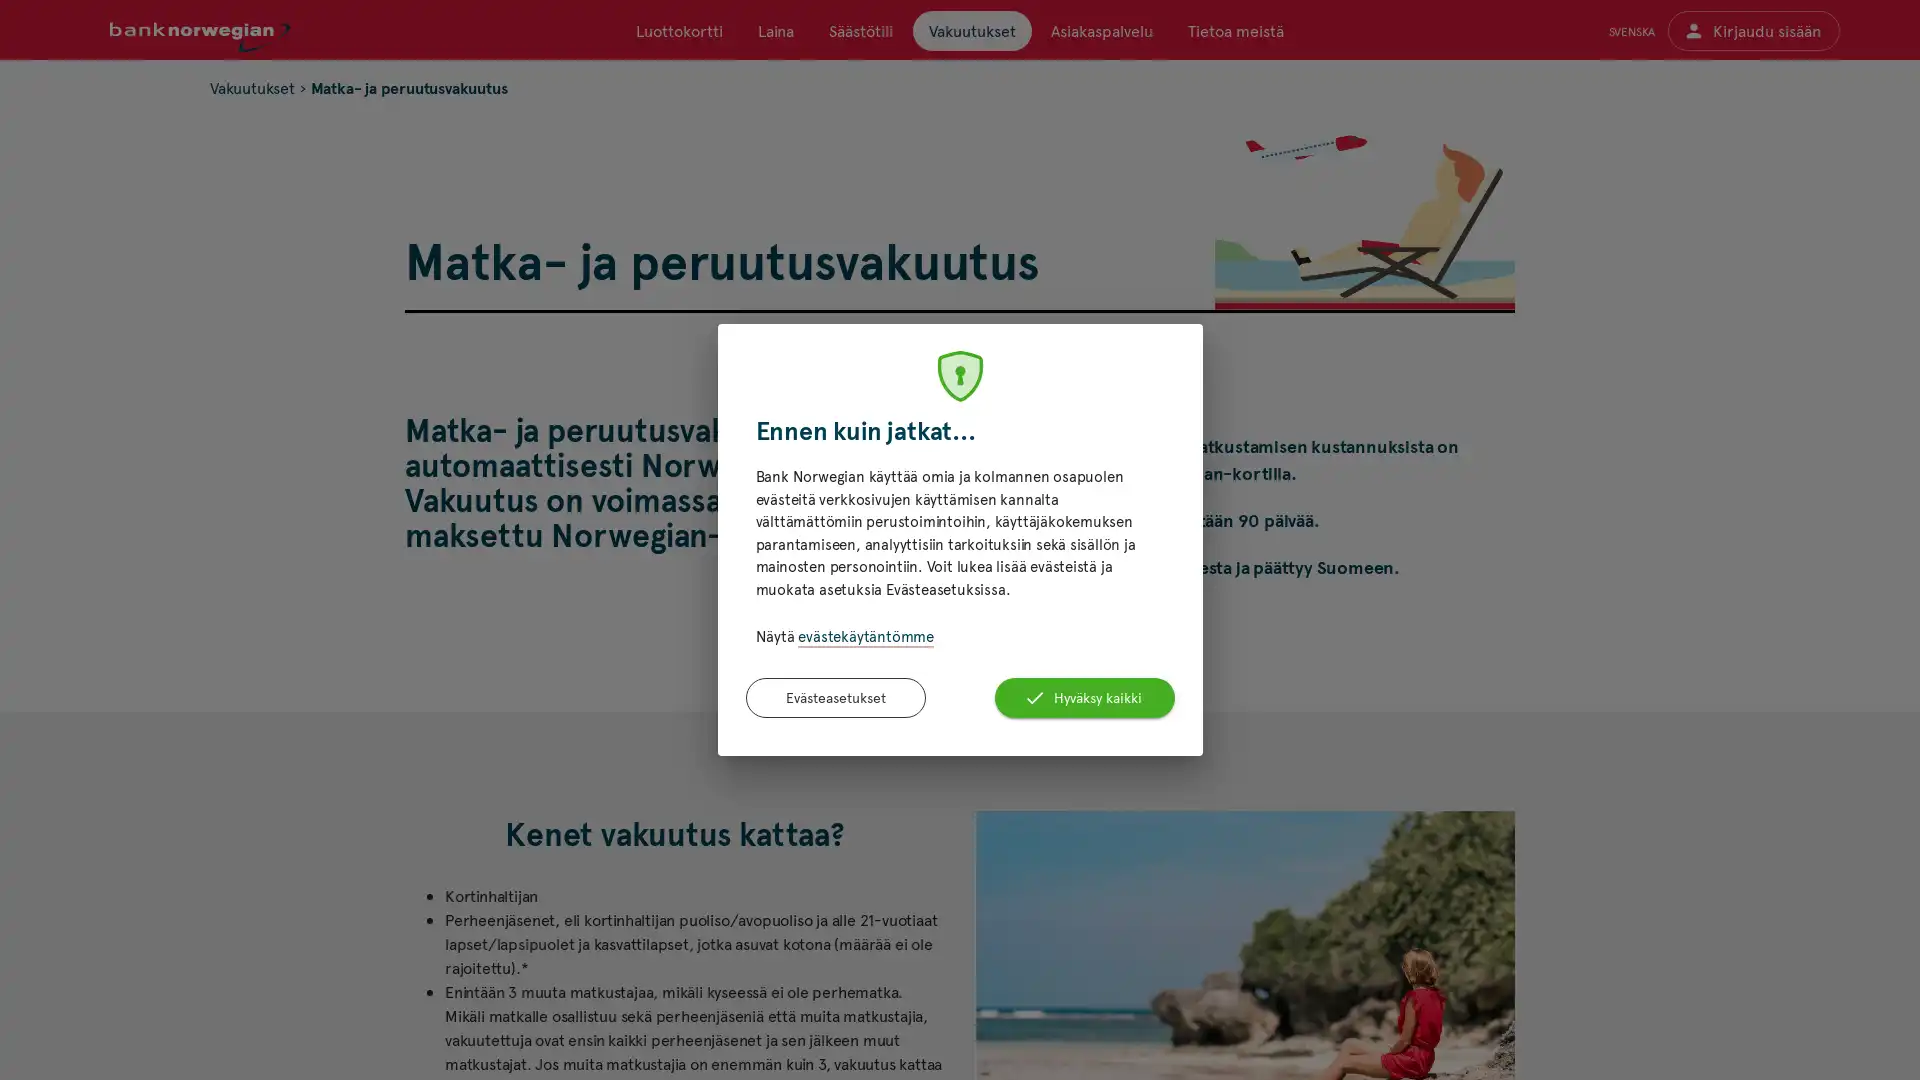 The height and width of the screenshot is (1080, 1920). Describe the element at coordinates (835, 696) in the screenshot. I see `Evasteasetukset` at that location.